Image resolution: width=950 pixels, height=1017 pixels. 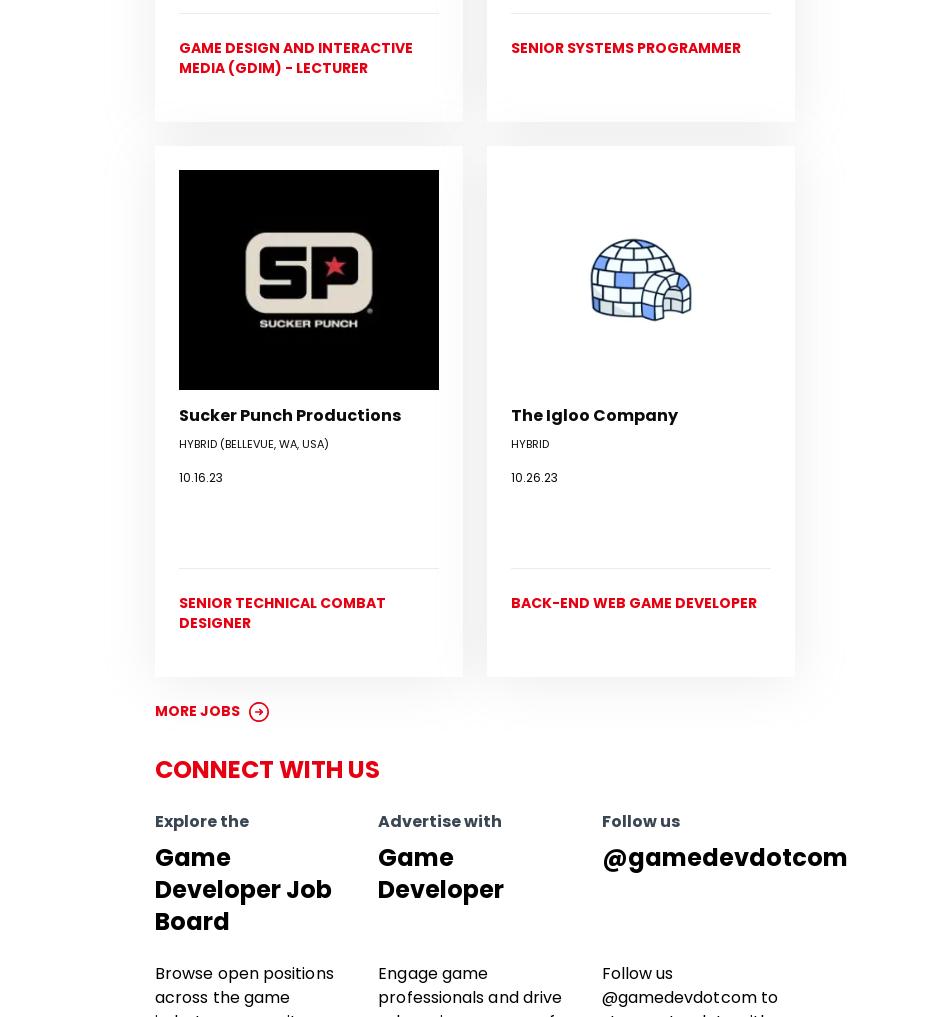 I want to click on 'Explore the', so click(x=201, y=819).